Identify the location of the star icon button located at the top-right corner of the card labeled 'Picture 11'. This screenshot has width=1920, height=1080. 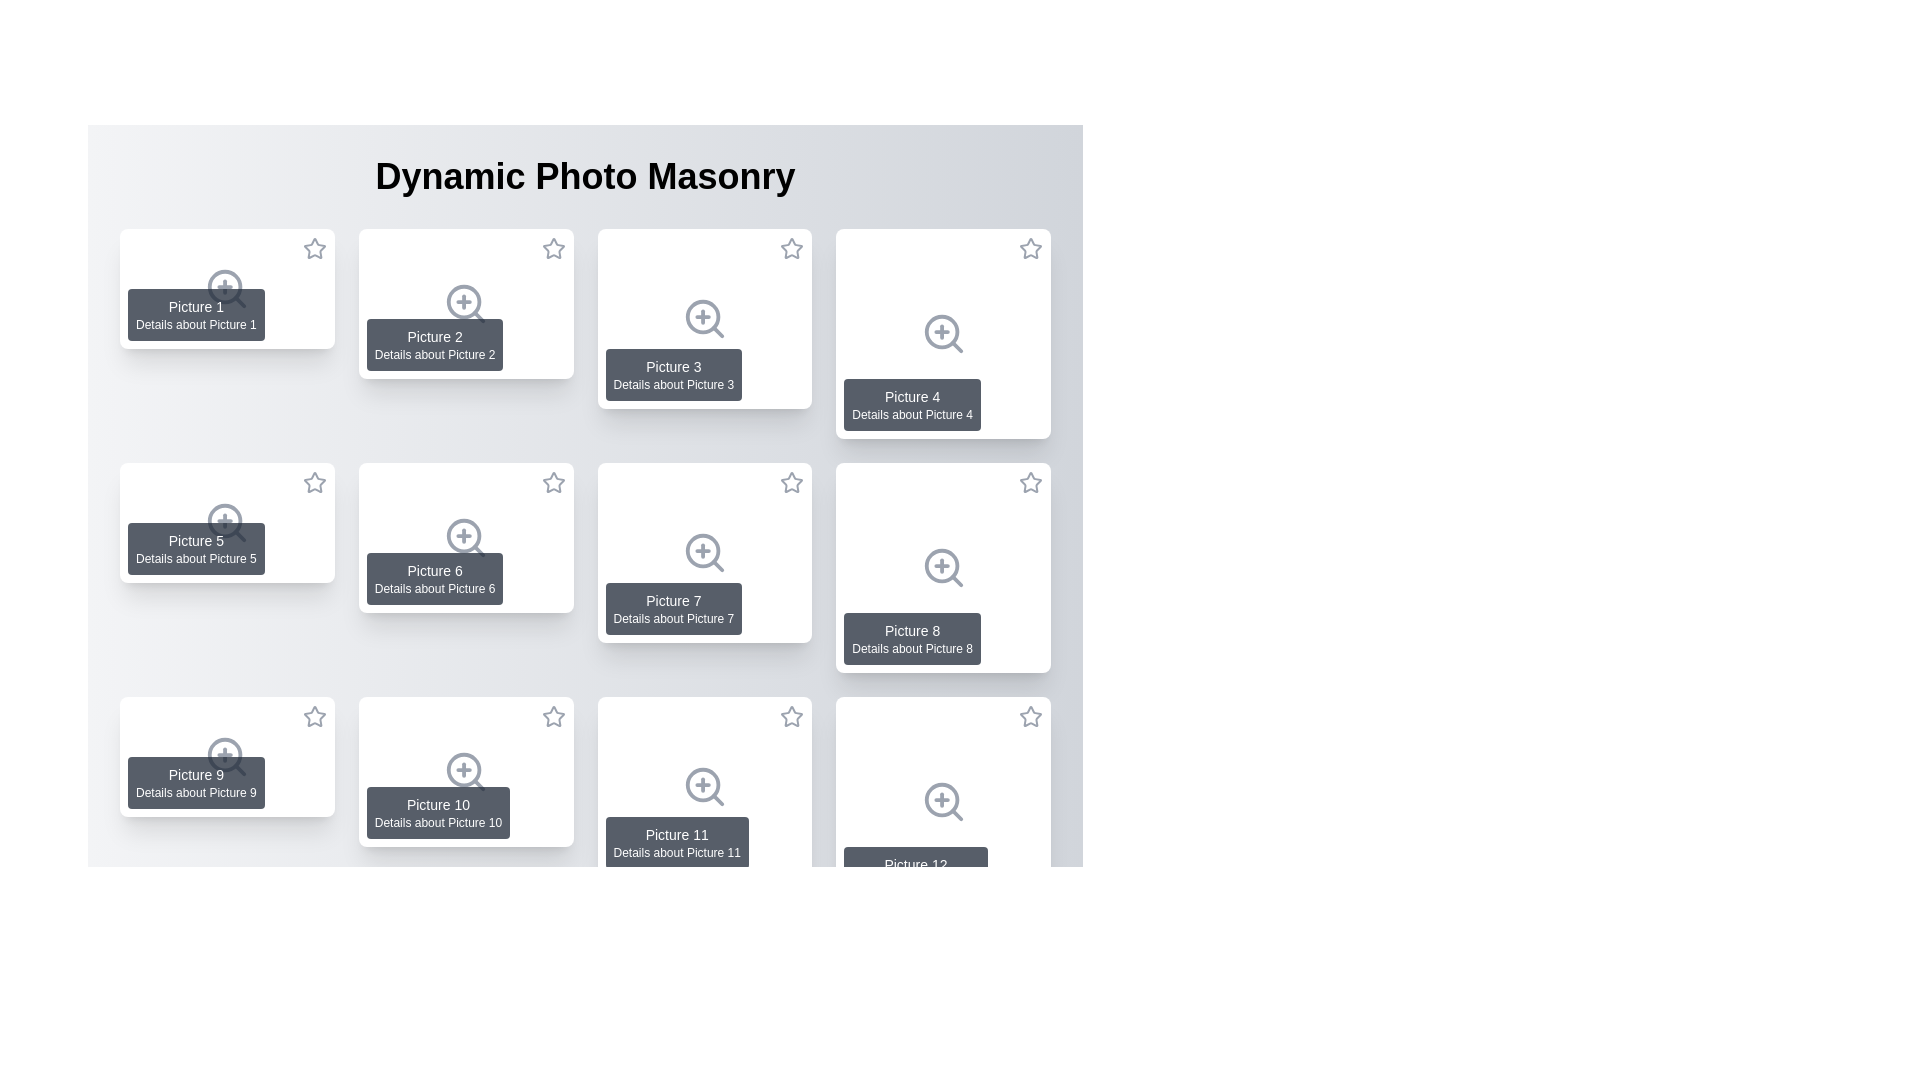
(791, 716).